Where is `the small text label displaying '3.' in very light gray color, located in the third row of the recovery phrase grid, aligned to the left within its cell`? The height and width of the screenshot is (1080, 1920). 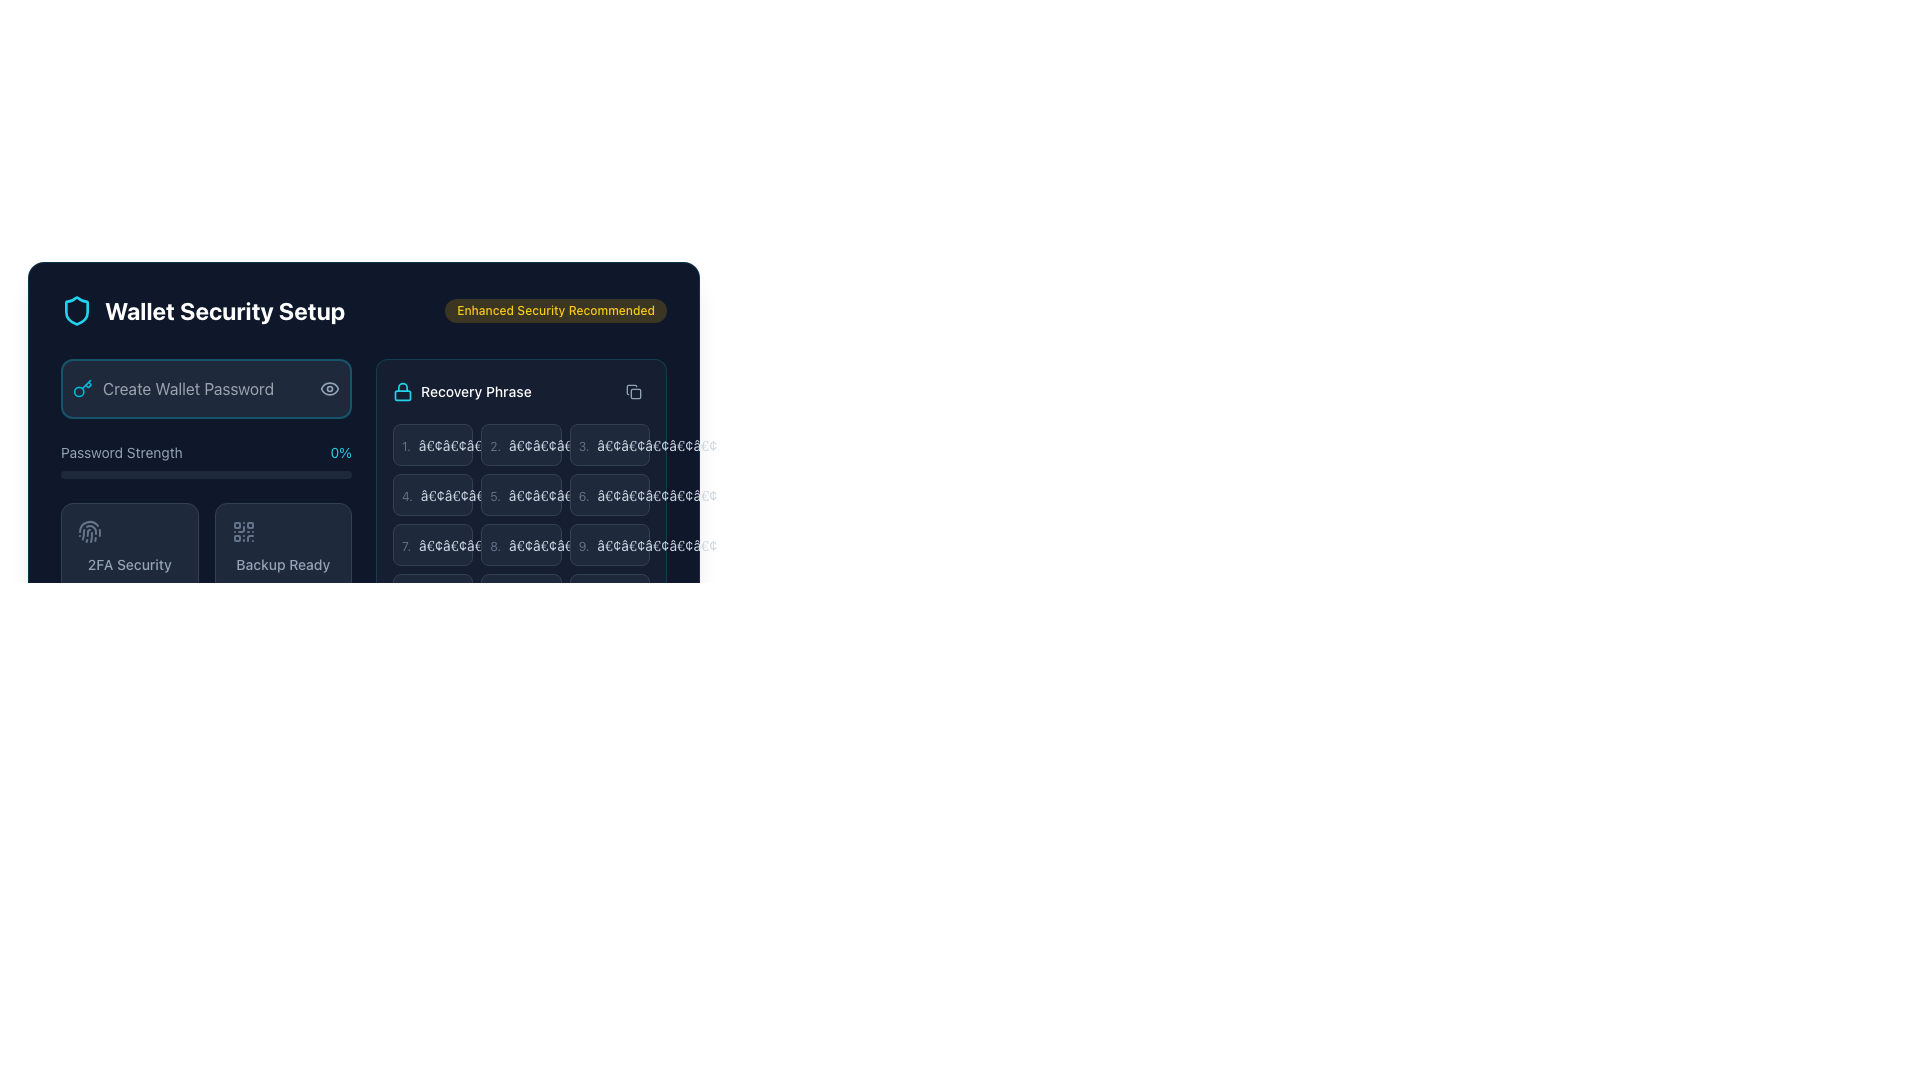
the small text label displaying '3.' in very light gray color, located in the third row of the recovery phrase grid, aligned to the left within its cell is located at coordinates (583, 445).